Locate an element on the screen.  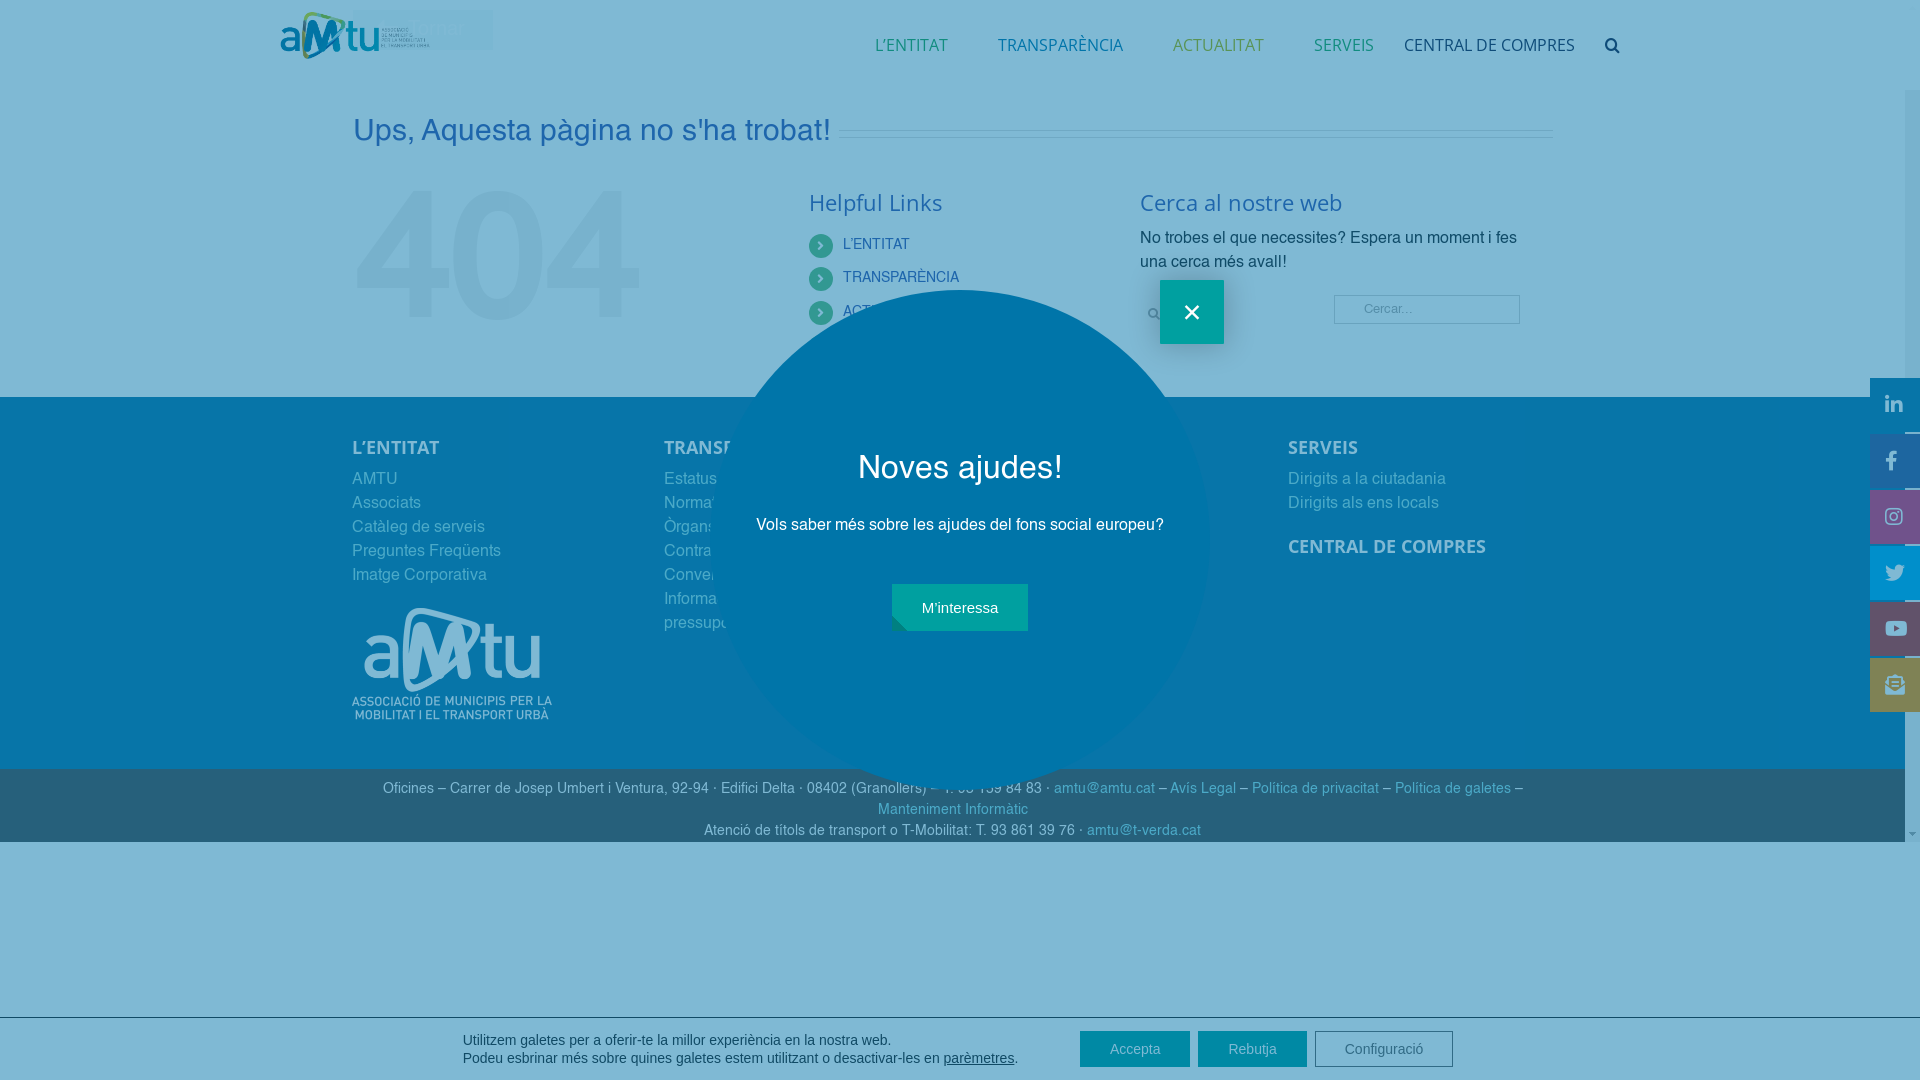
'Dirigits als ens locals' is located at coordinates (1362, 503).